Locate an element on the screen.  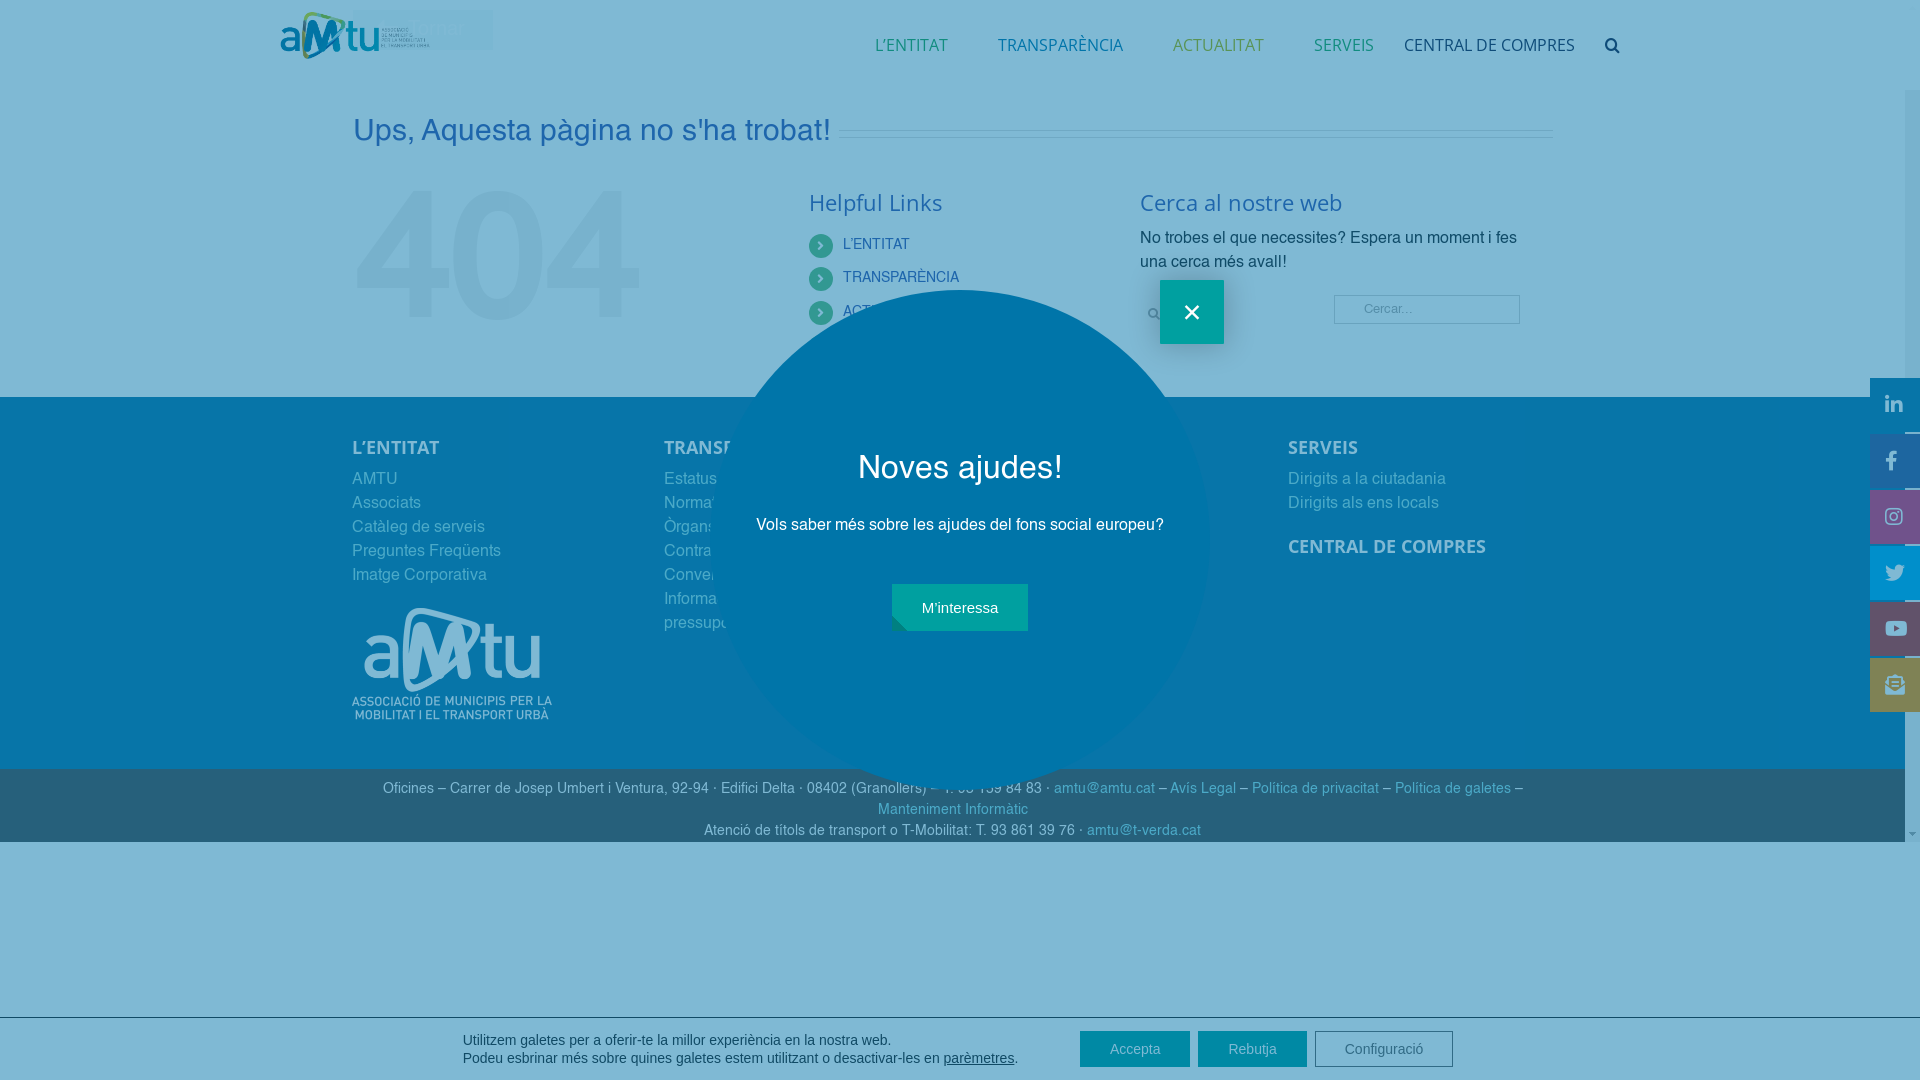
'Dirigits als ens locals' is located at coordinates (1362, 503).